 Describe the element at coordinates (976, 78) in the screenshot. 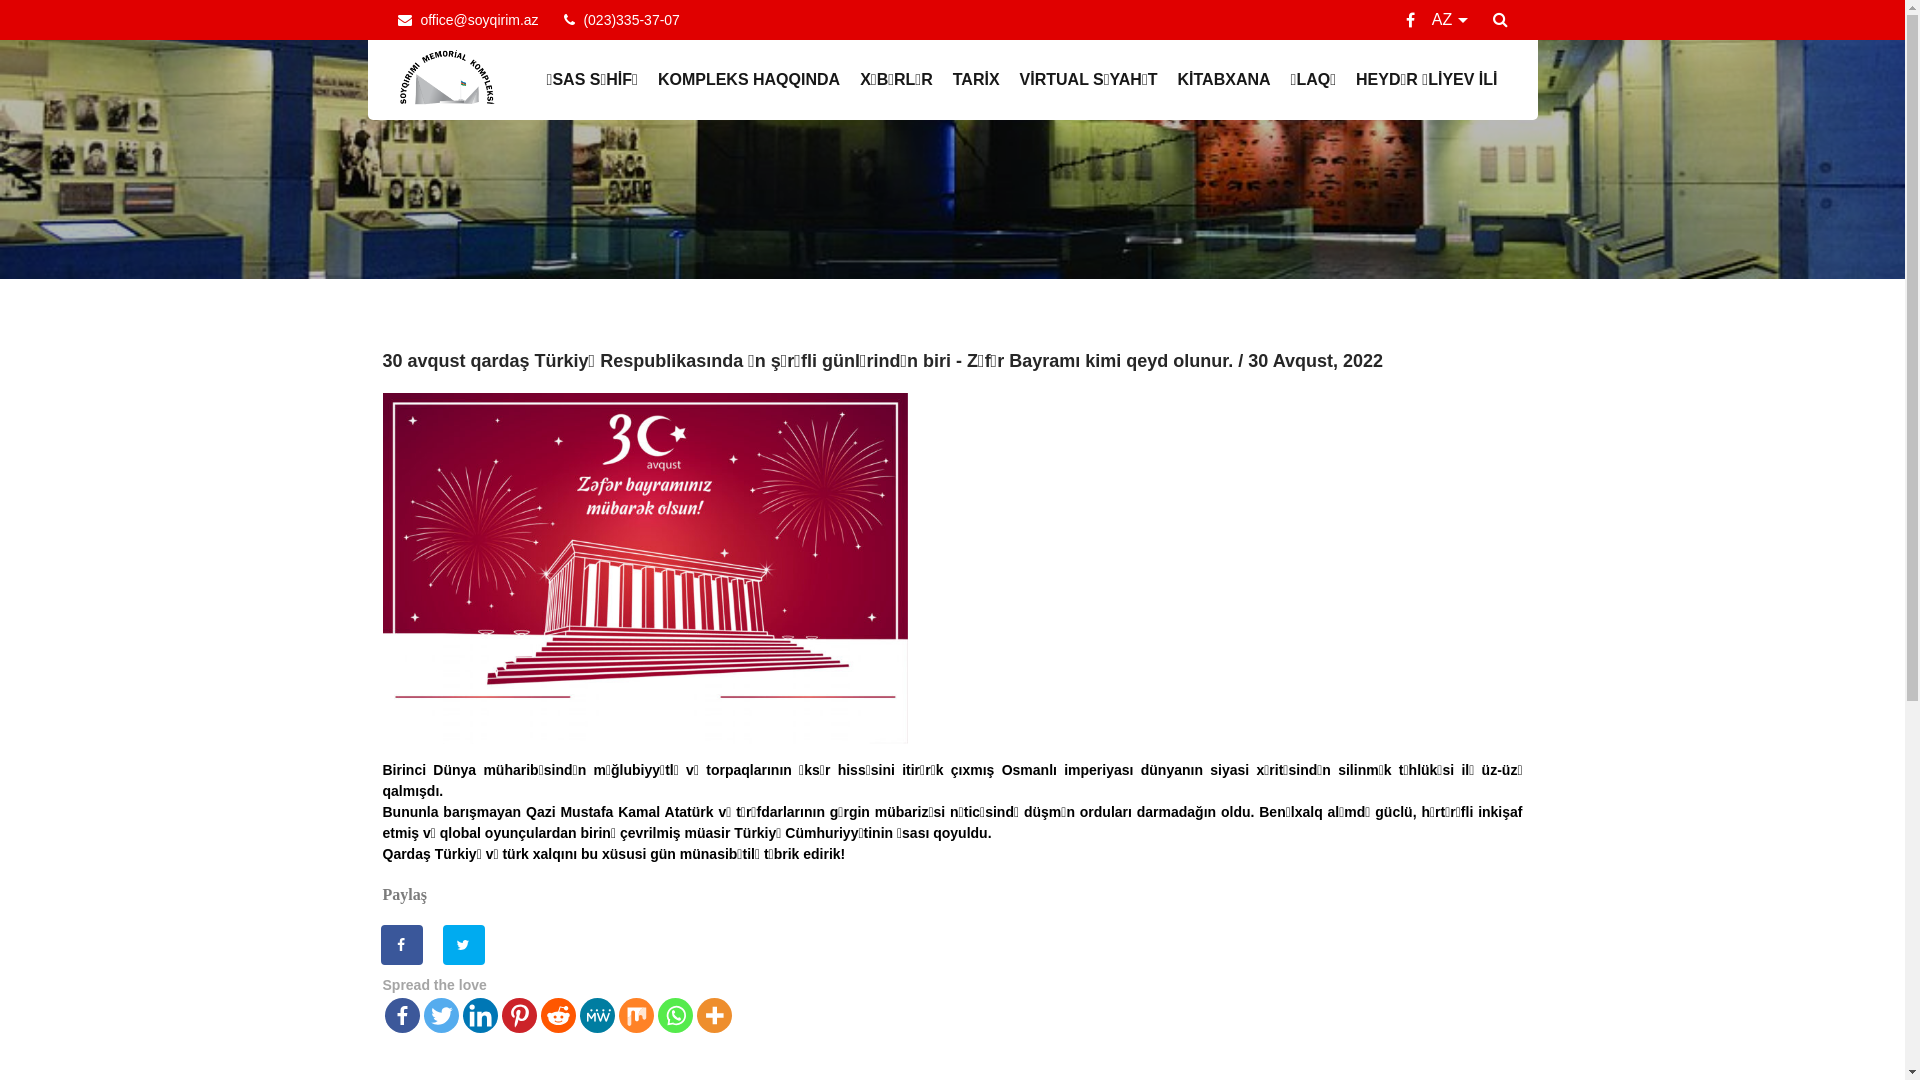

I see `'TARIX'` at that location.